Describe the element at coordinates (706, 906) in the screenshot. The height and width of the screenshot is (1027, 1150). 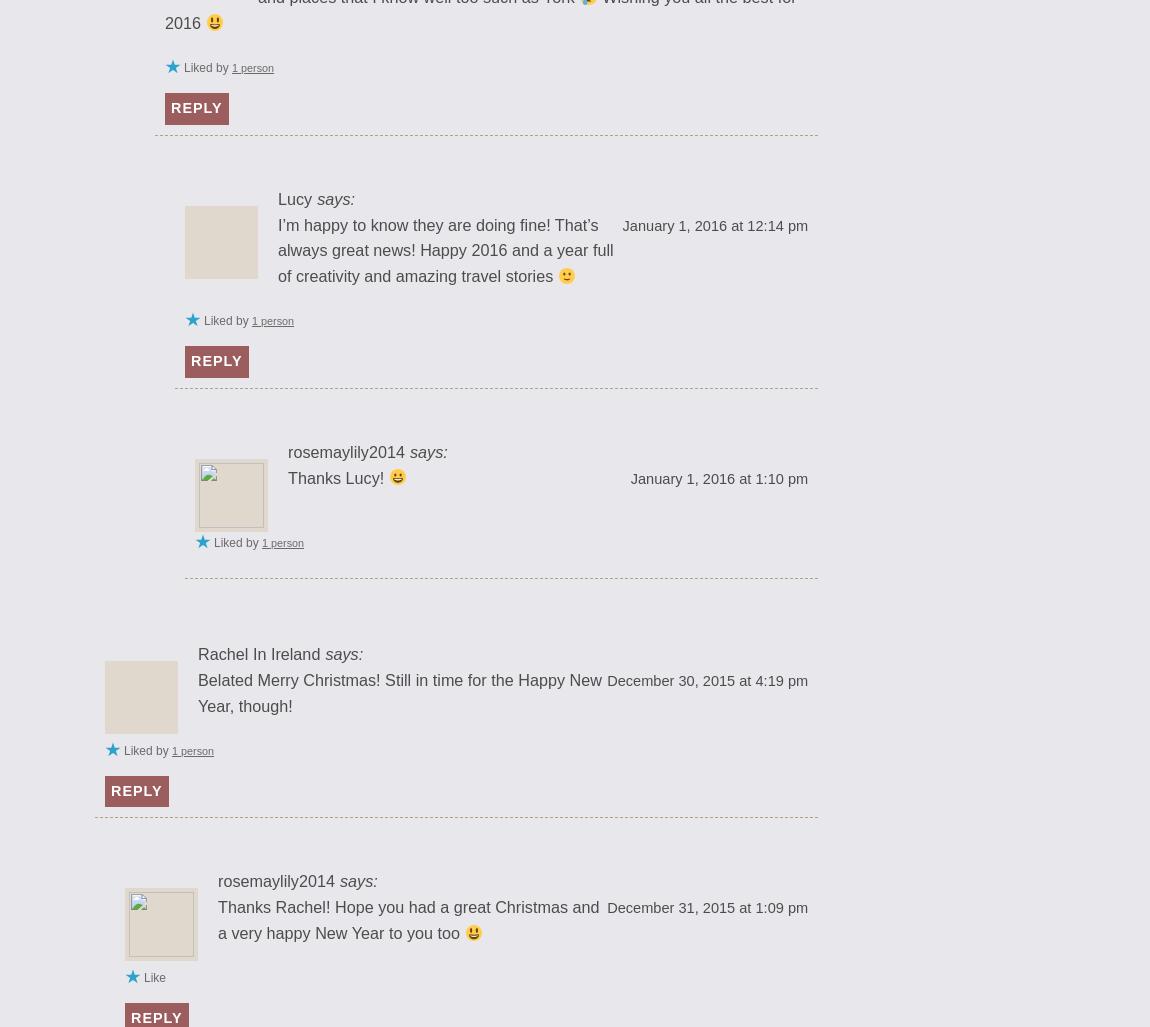
I see `'December 31, 2015 at 1:09 pm'` at that location.